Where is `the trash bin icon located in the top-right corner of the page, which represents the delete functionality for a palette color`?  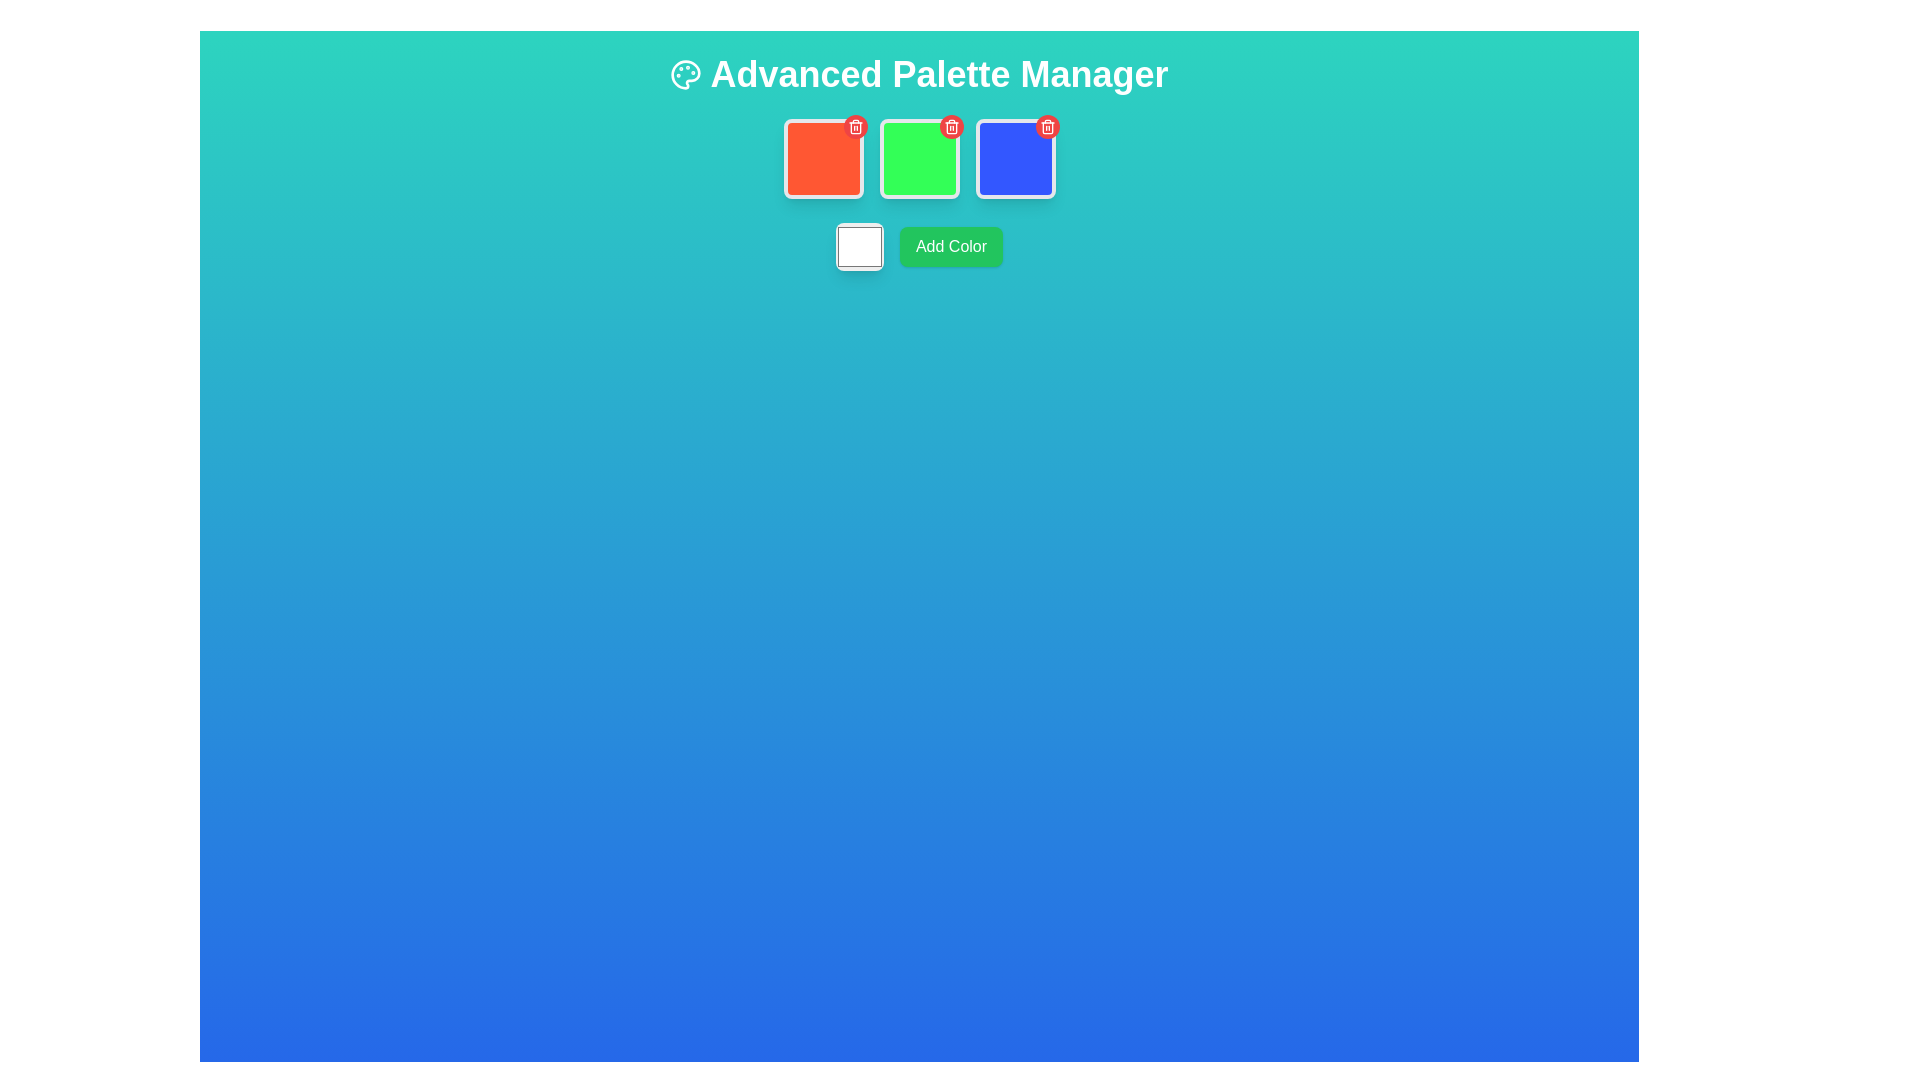
the trash bin icon located in the top-right corner of the page, which represents the delete functionality for a palette color is located at coordinates (950, 128).